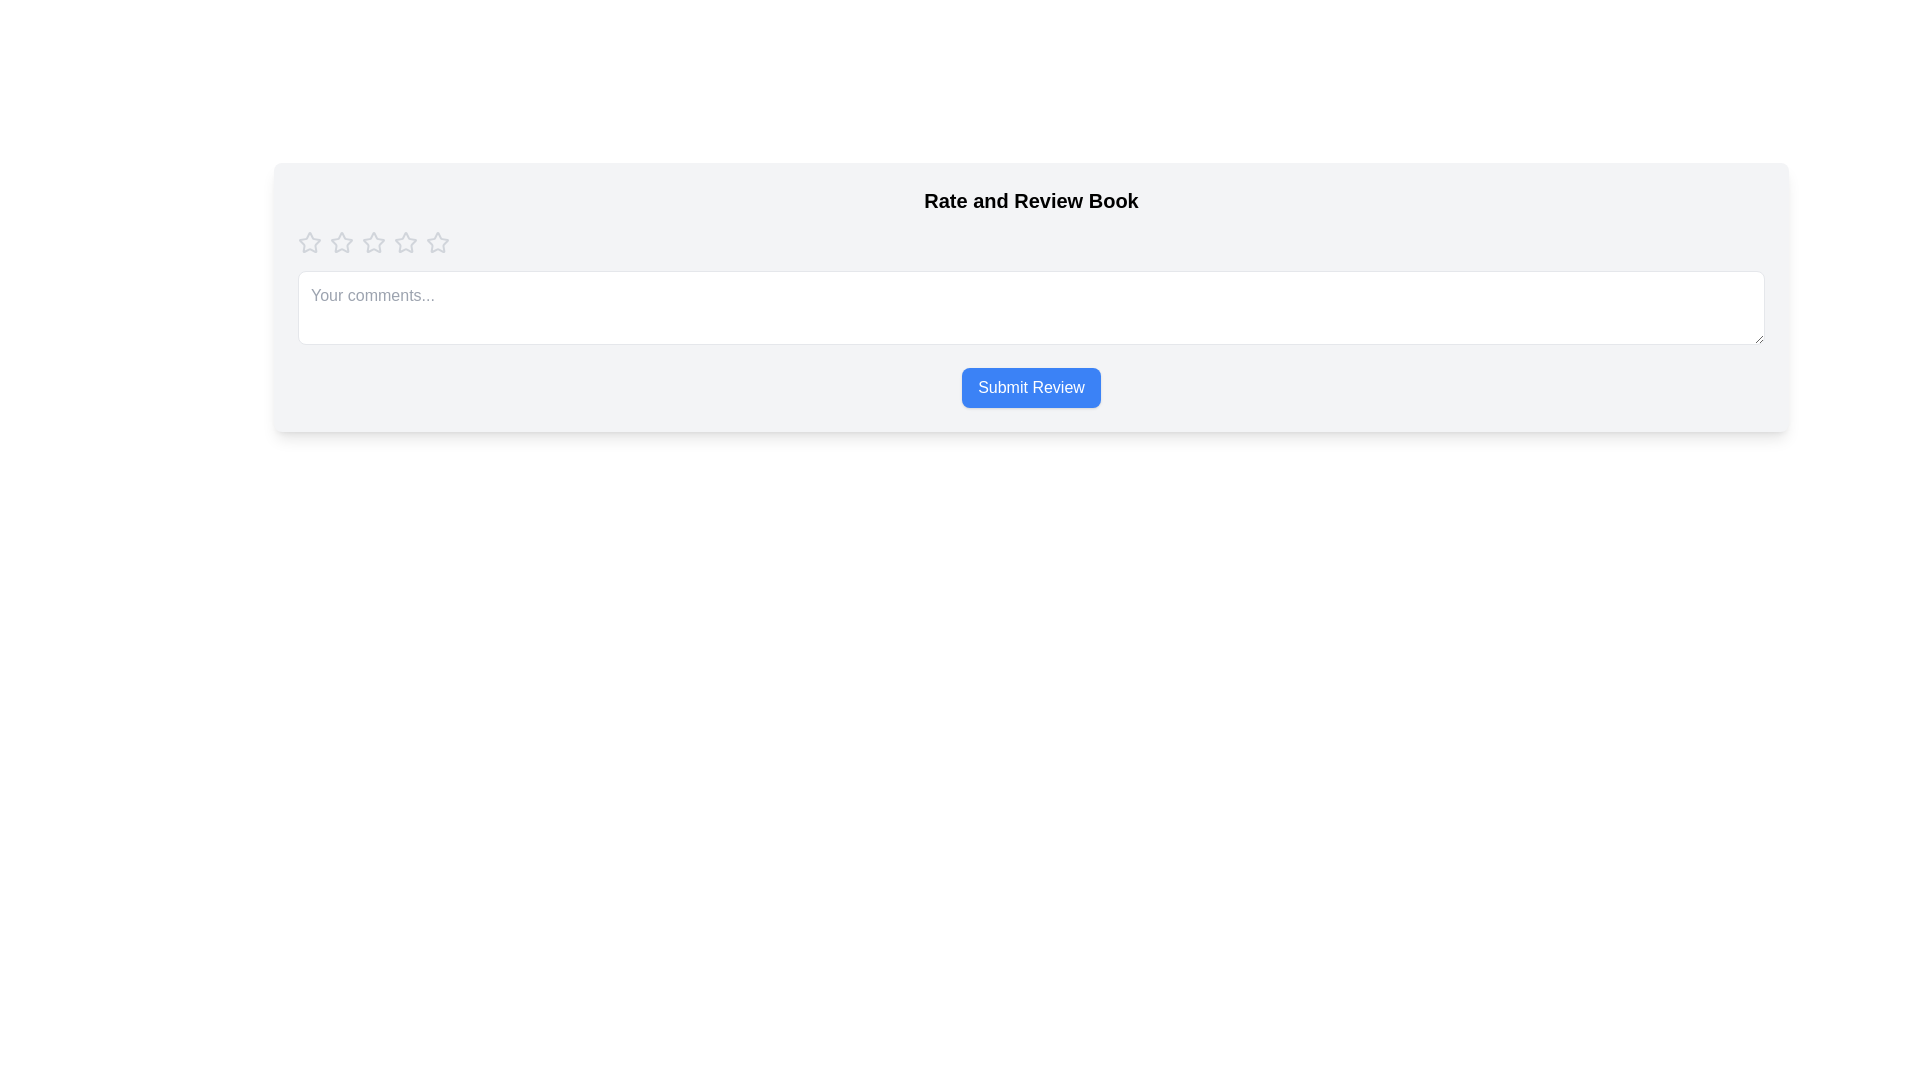 This screenshot has height=1080, width=1920. I want to click on the star corresponding to the rating level 5, so click(436, 242).